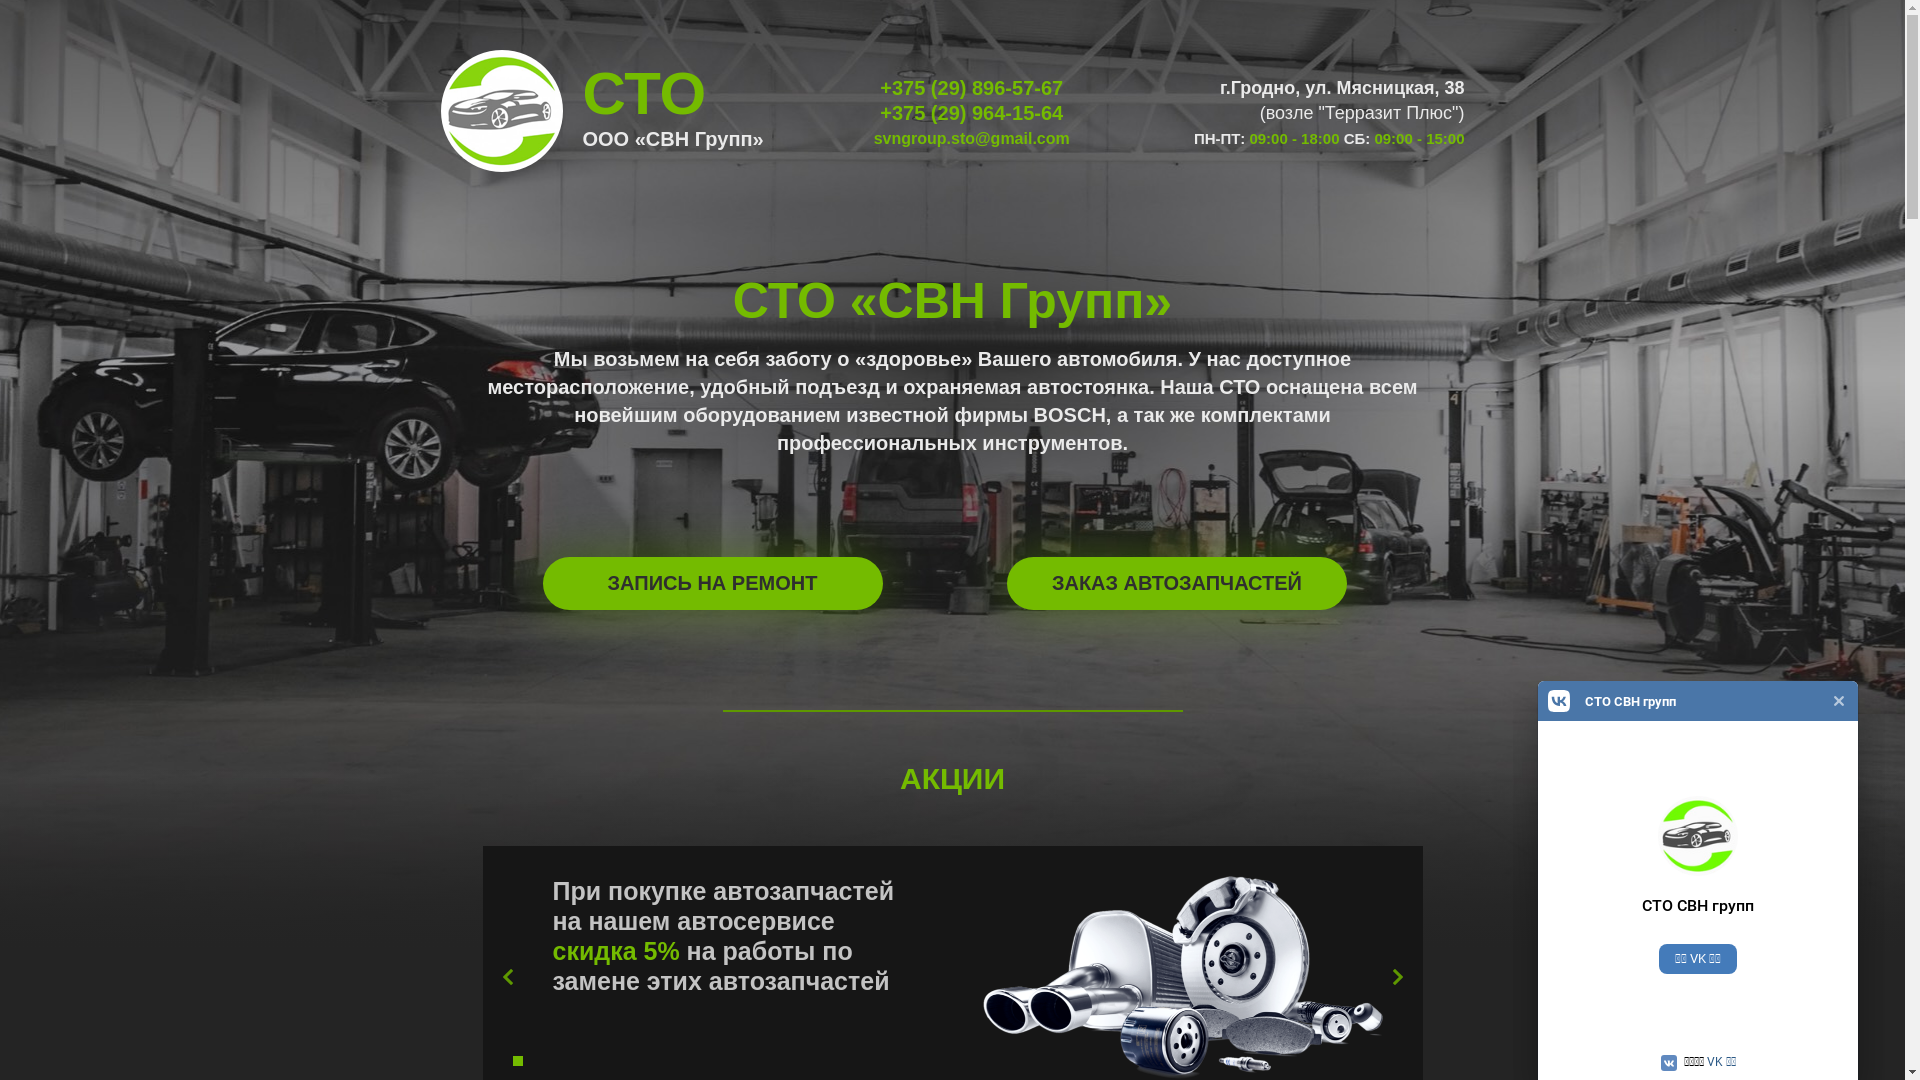 Image resolution: width=1920 pixels, height=1080 pixels. Describe the element at coordinates (971, 137) in the screenshot. I see `'svngroup.sto@gmail.com'` at that location.